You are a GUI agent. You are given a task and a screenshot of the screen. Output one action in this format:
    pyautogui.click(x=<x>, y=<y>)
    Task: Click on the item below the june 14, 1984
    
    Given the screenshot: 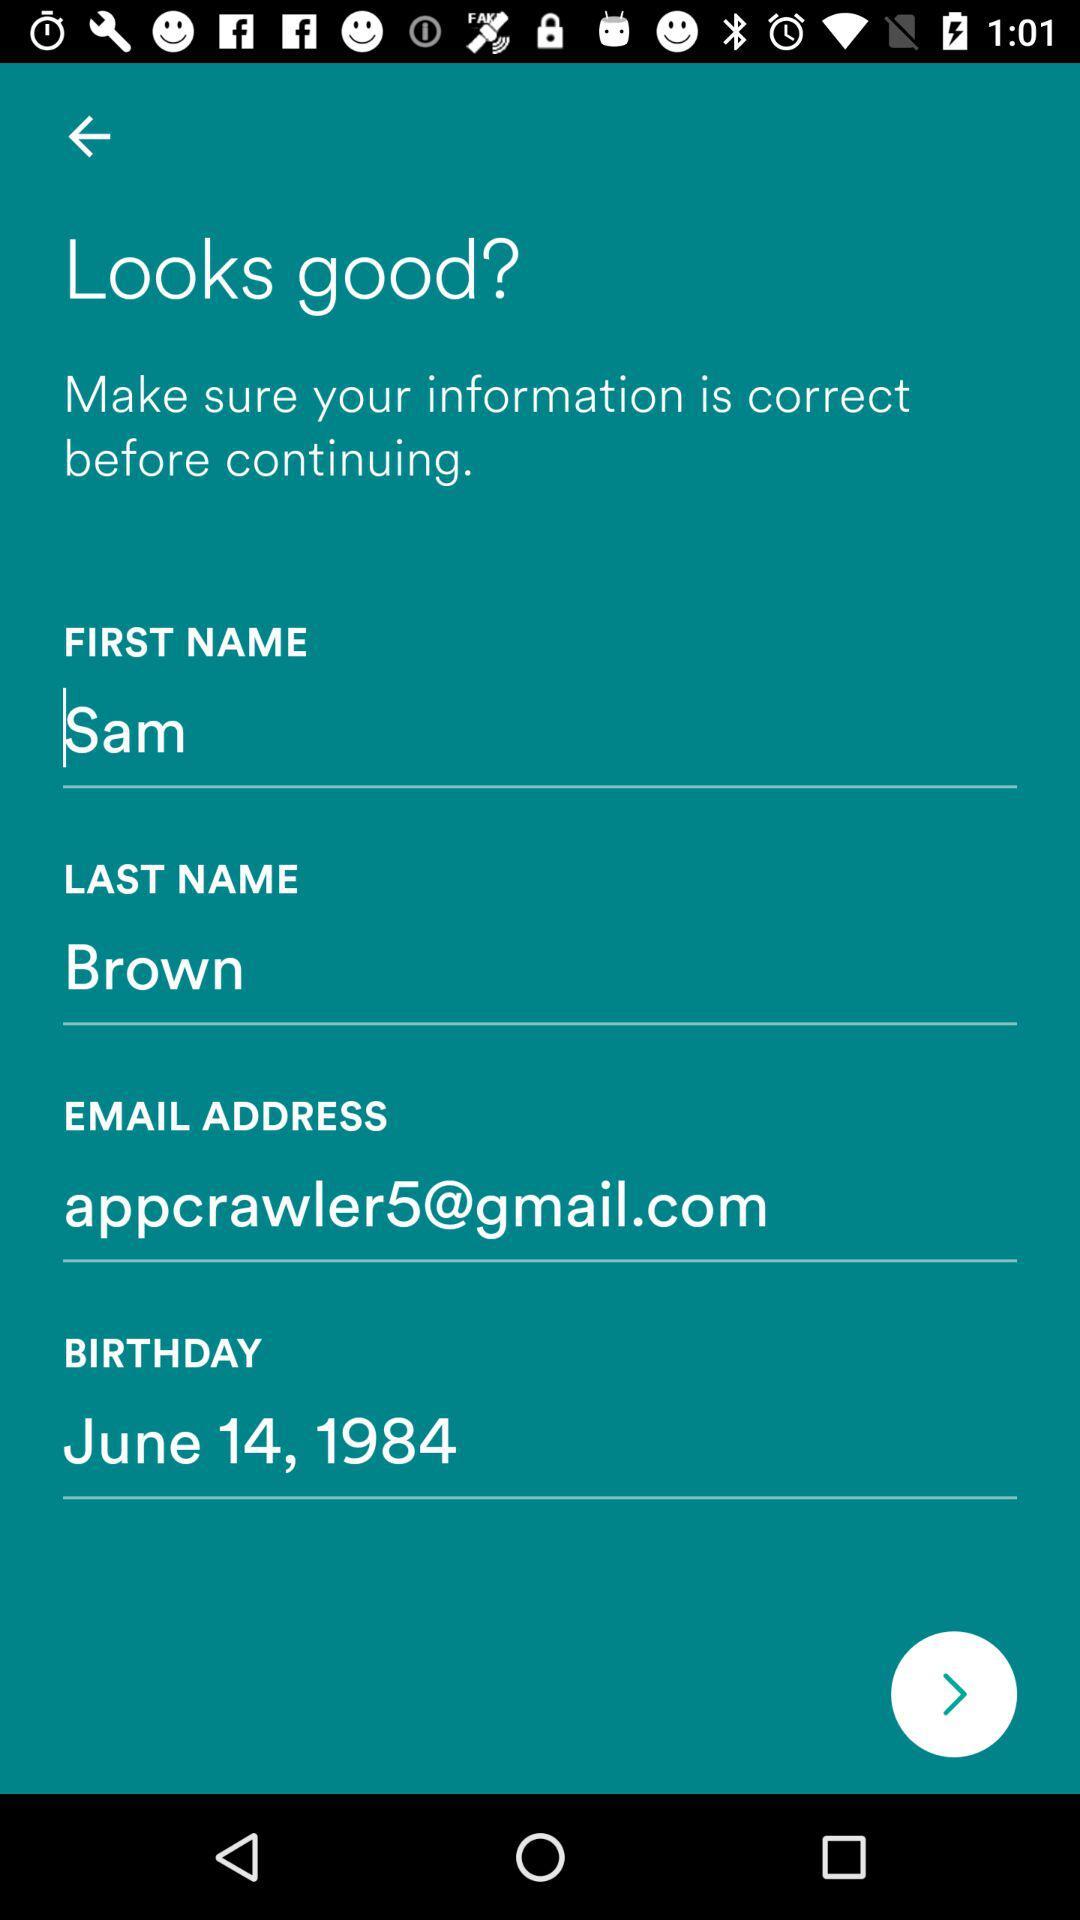 What is the action you would take?
    pyautogui.click(x=952, y=1693)
    